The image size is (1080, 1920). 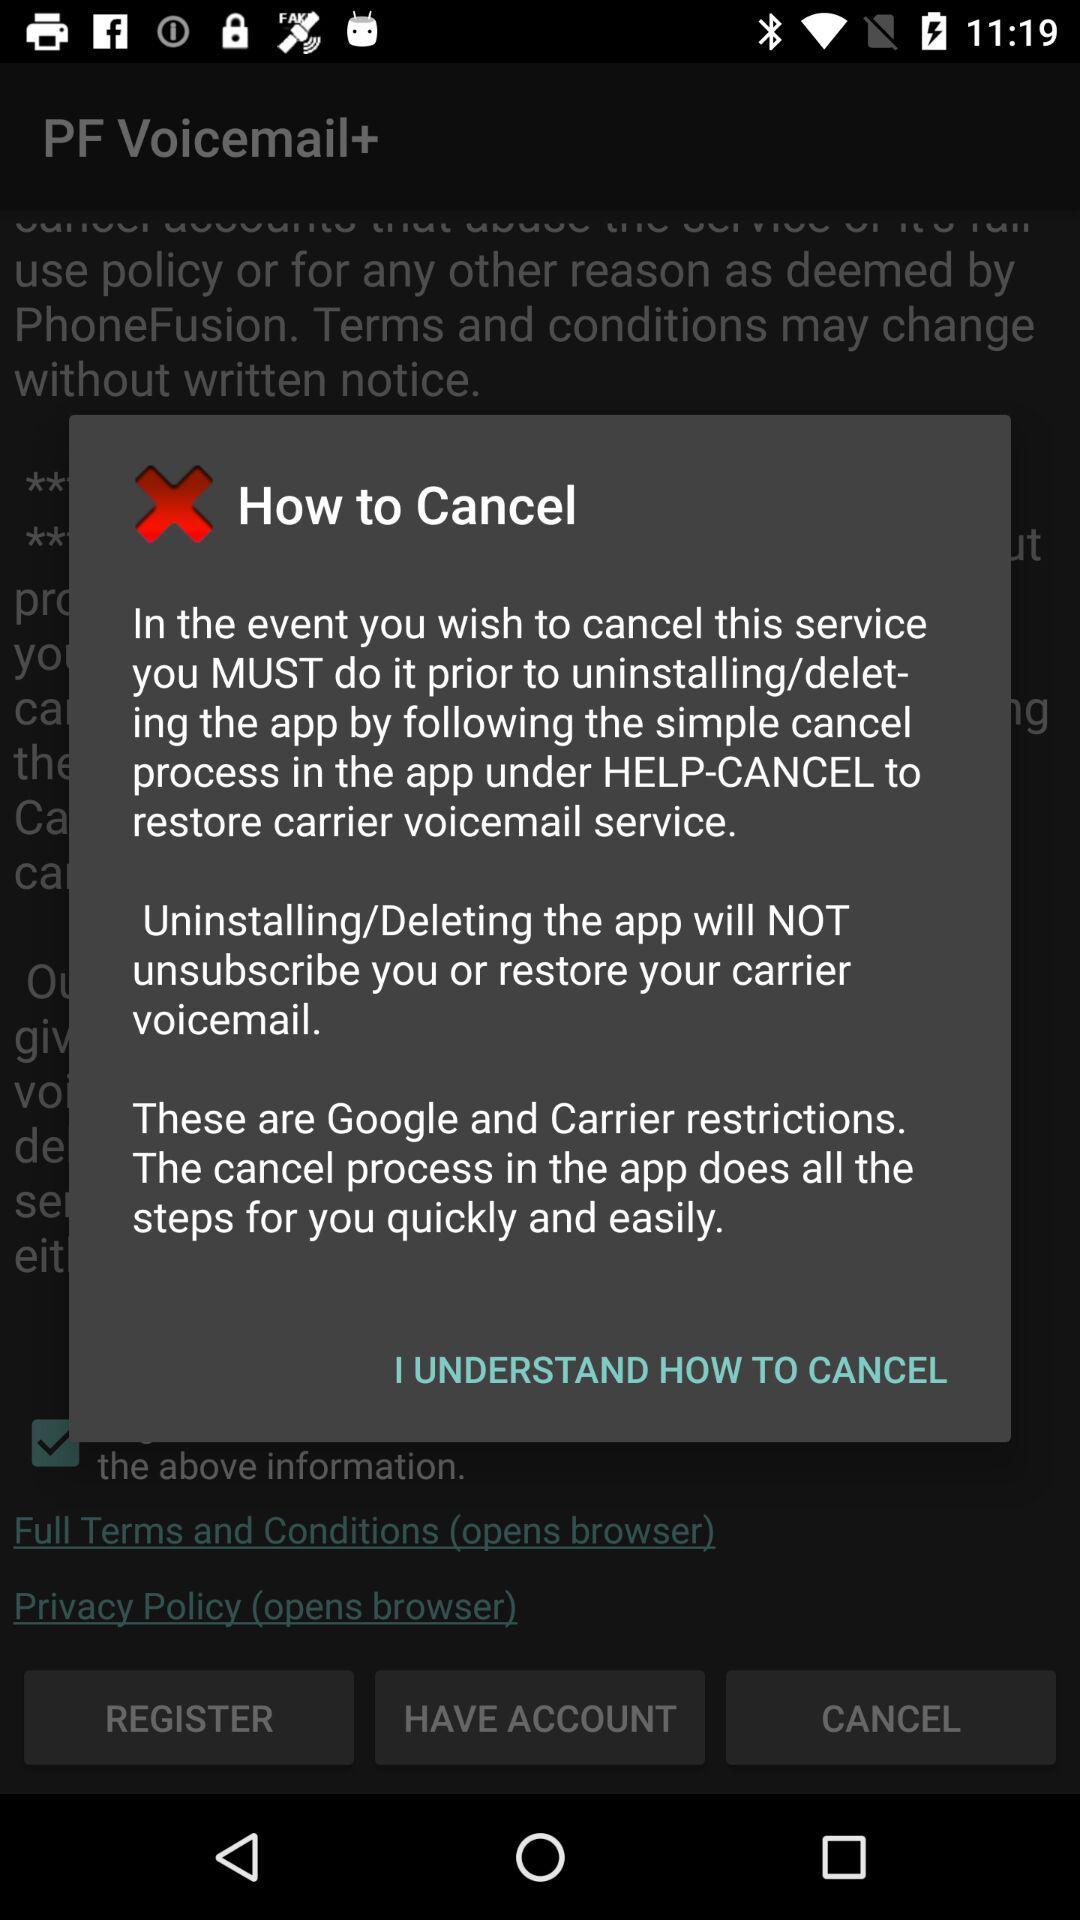 I want to click on i understand how button, so click(x=670, y=1367).